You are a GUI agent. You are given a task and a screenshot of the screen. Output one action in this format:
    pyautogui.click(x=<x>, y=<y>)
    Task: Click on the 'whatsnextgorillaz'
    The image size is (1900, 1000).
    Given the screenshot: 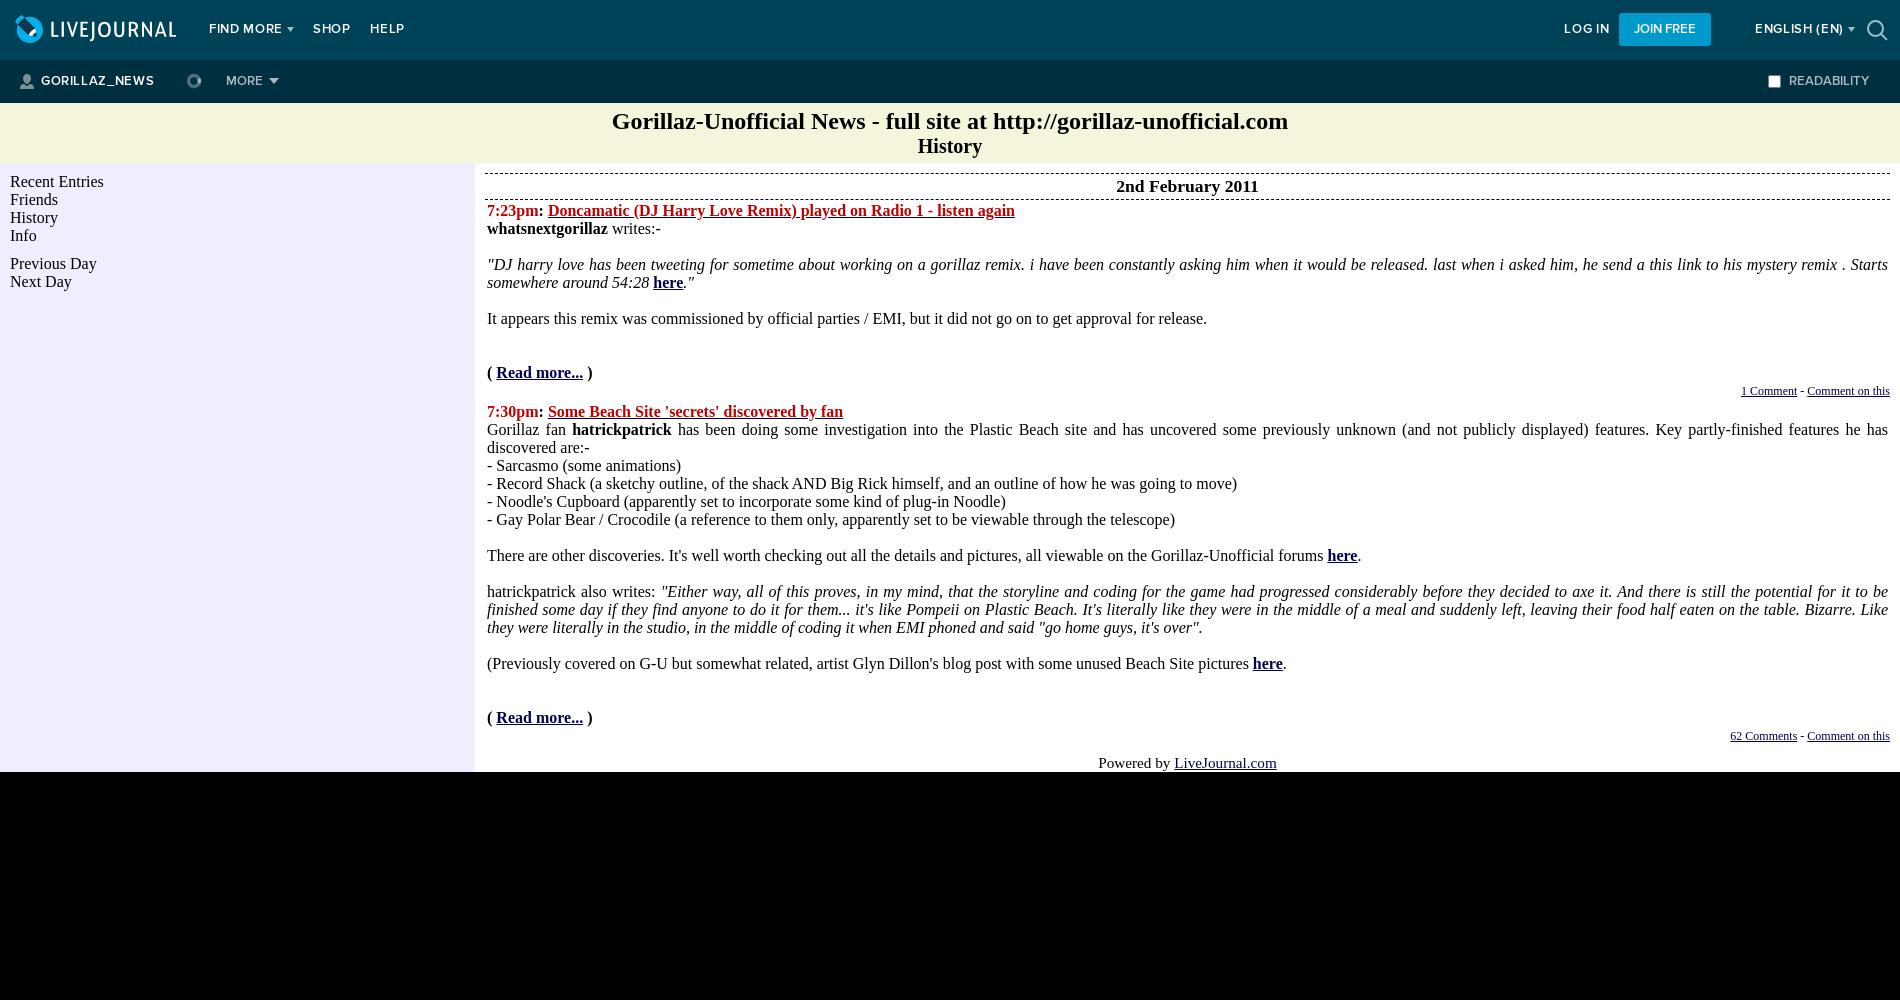 What is the action you would take?
    pyautogui.click(x=486, y=227)
    